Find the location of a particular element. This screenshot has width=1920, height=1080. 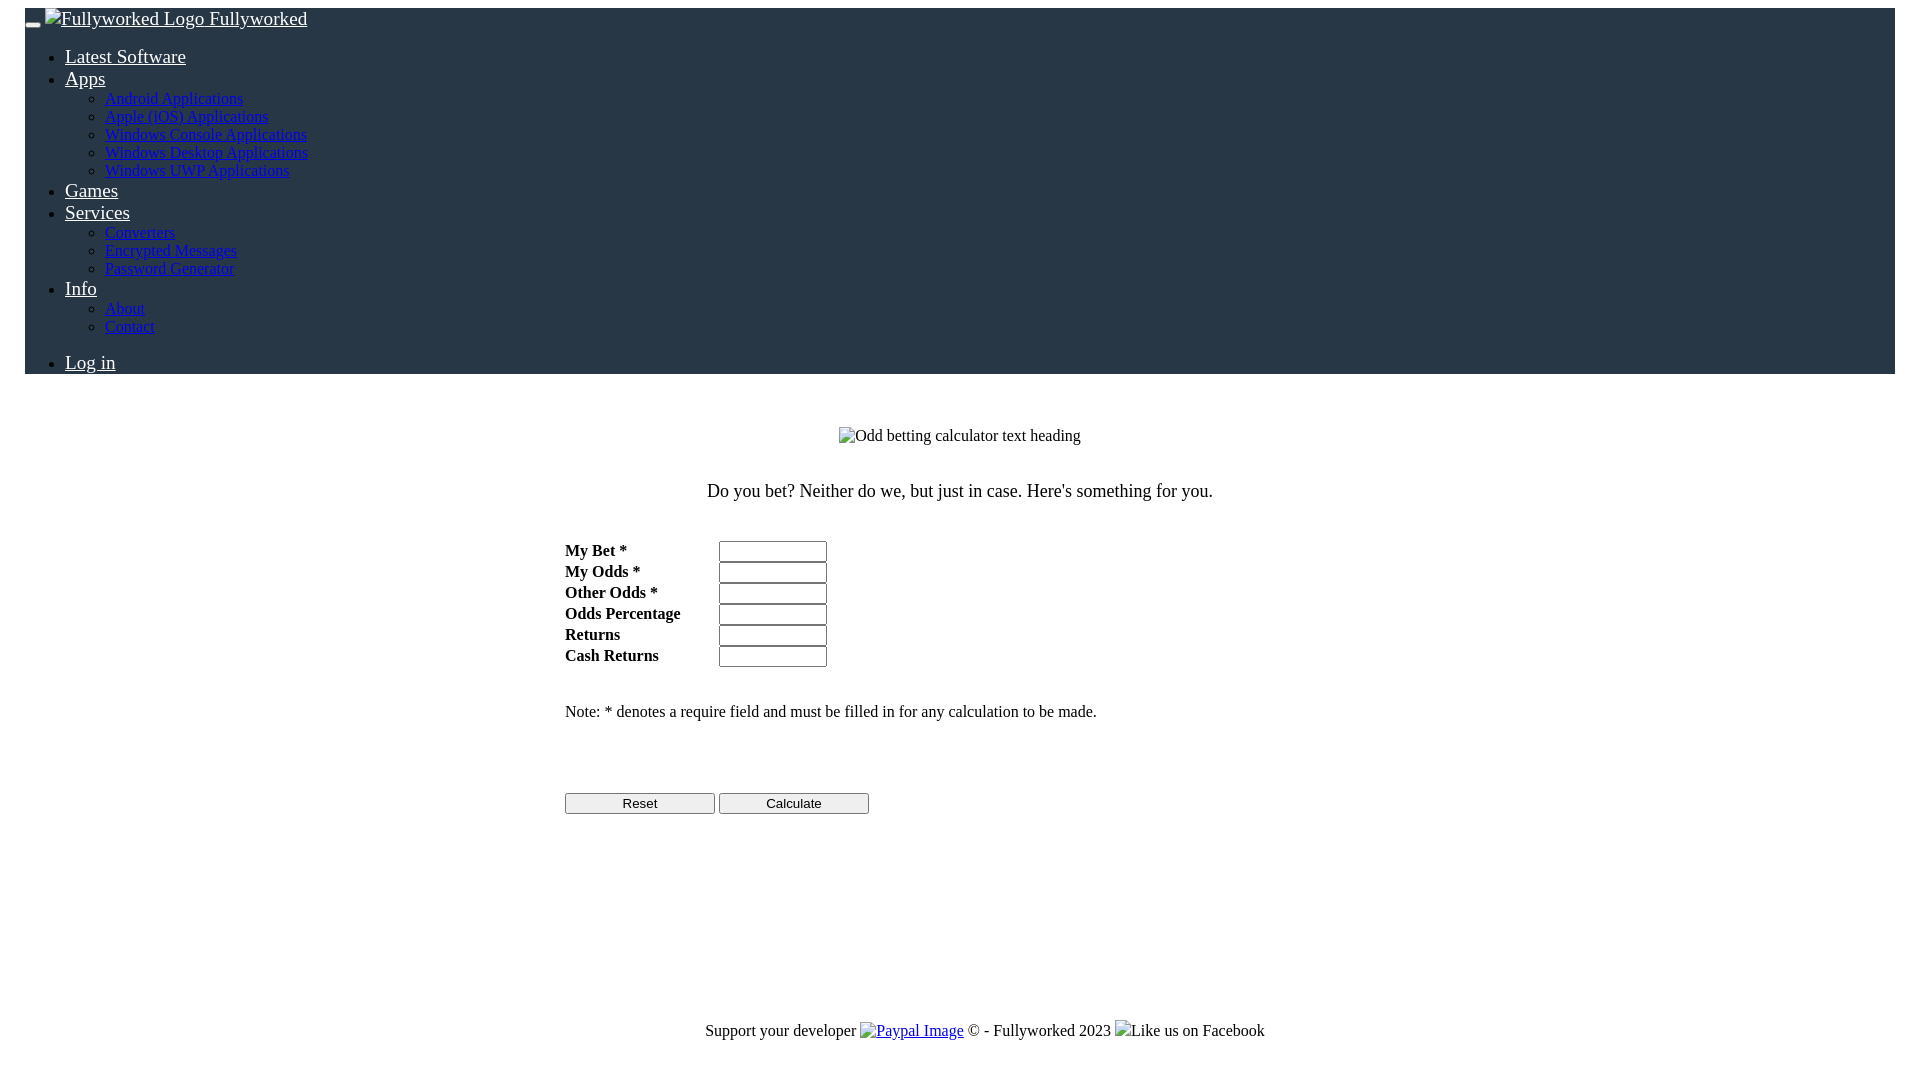

'Apps' is located at coordinates (65, 62).